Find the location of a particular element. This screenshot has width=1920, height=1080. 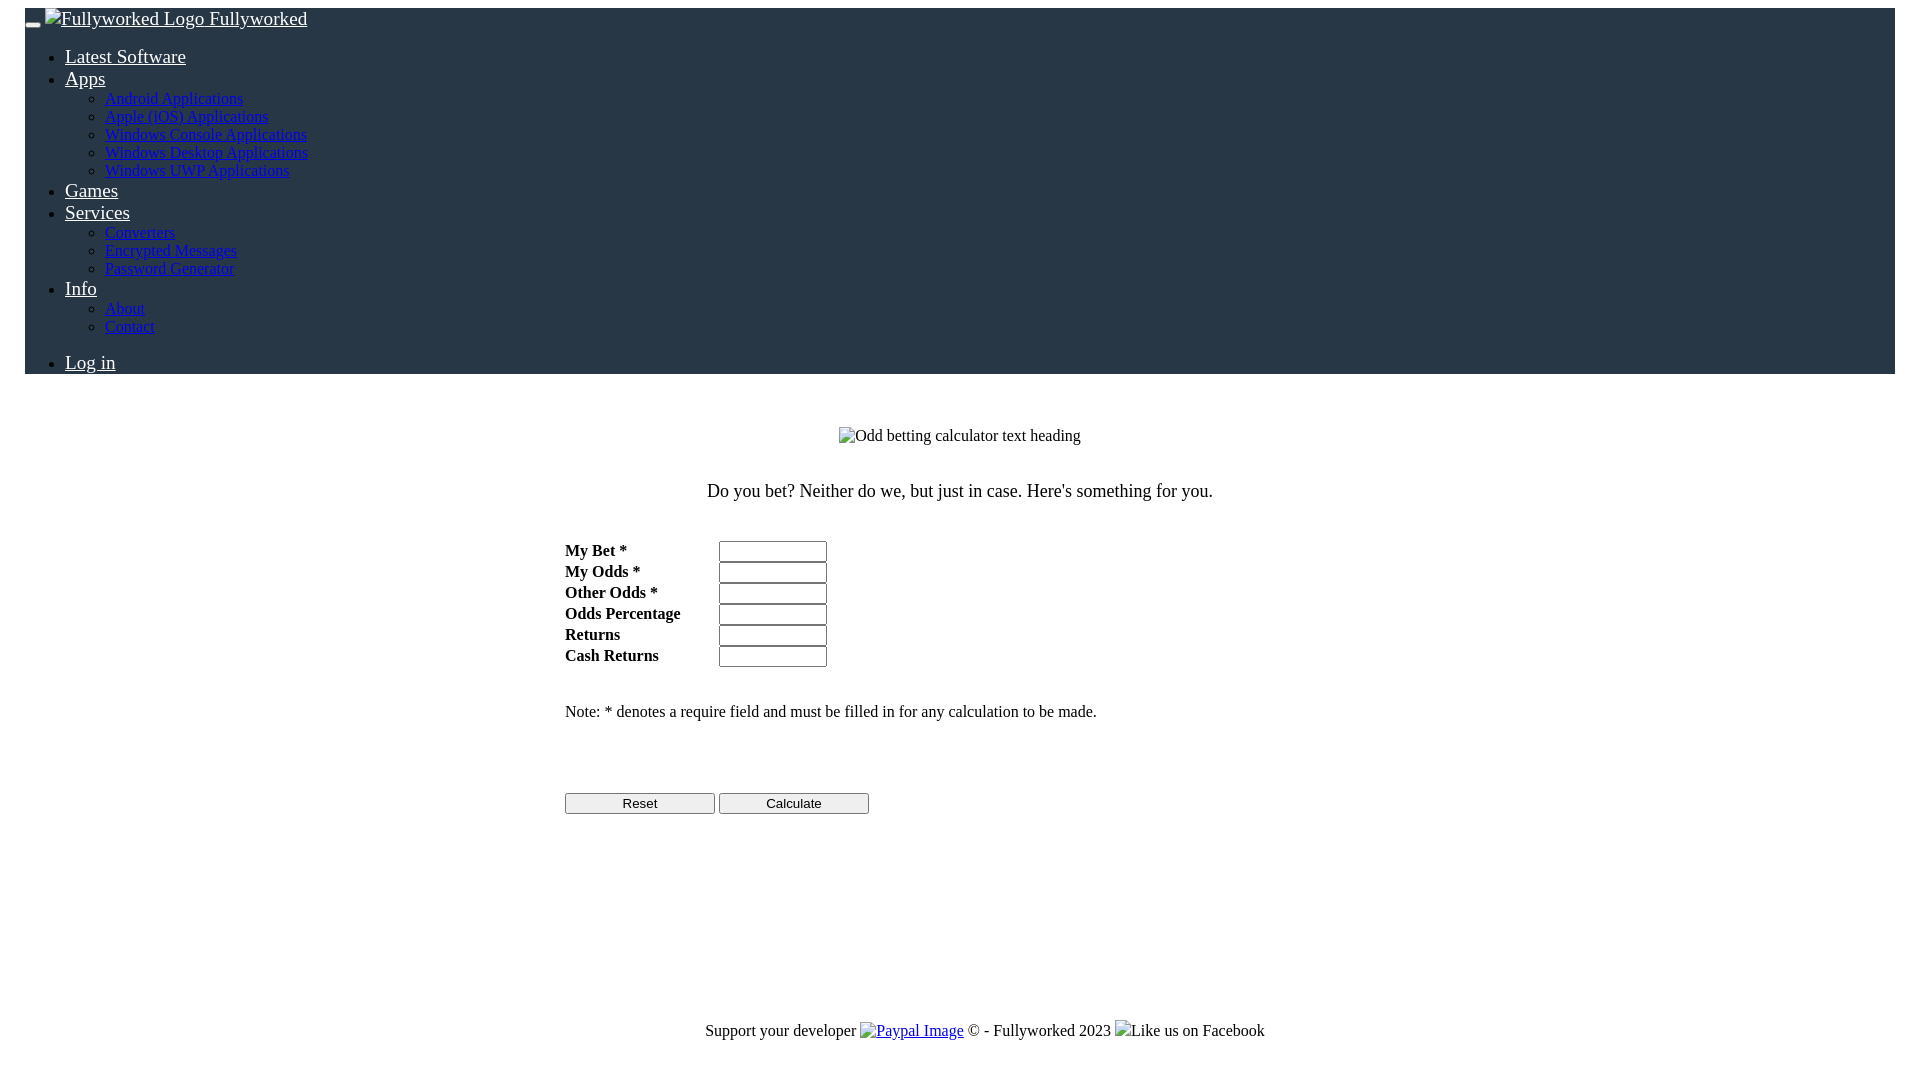

'Apps' is located at coordinates (65, 62).